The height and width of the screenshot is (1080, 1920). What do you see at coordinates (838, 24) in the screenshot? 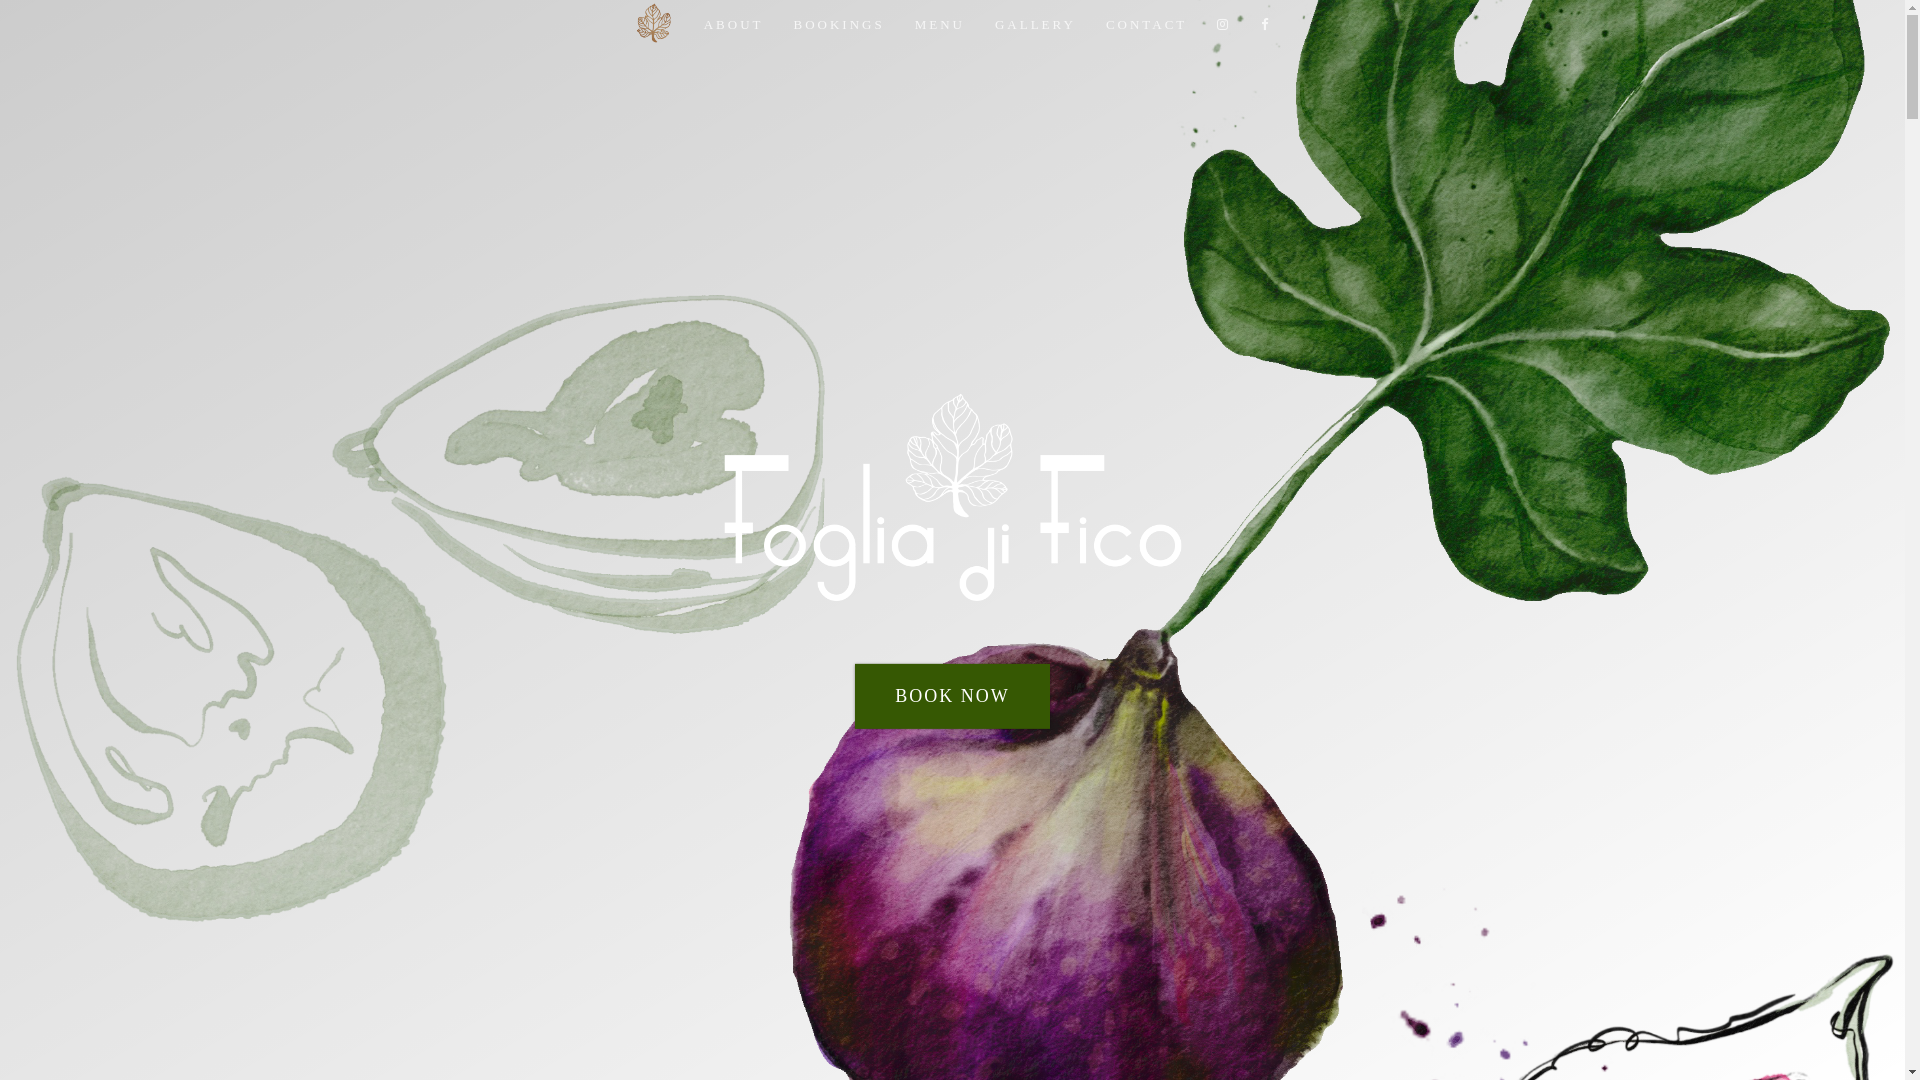
I see `'BOOKINGS'` at bounding box center [838, 24].